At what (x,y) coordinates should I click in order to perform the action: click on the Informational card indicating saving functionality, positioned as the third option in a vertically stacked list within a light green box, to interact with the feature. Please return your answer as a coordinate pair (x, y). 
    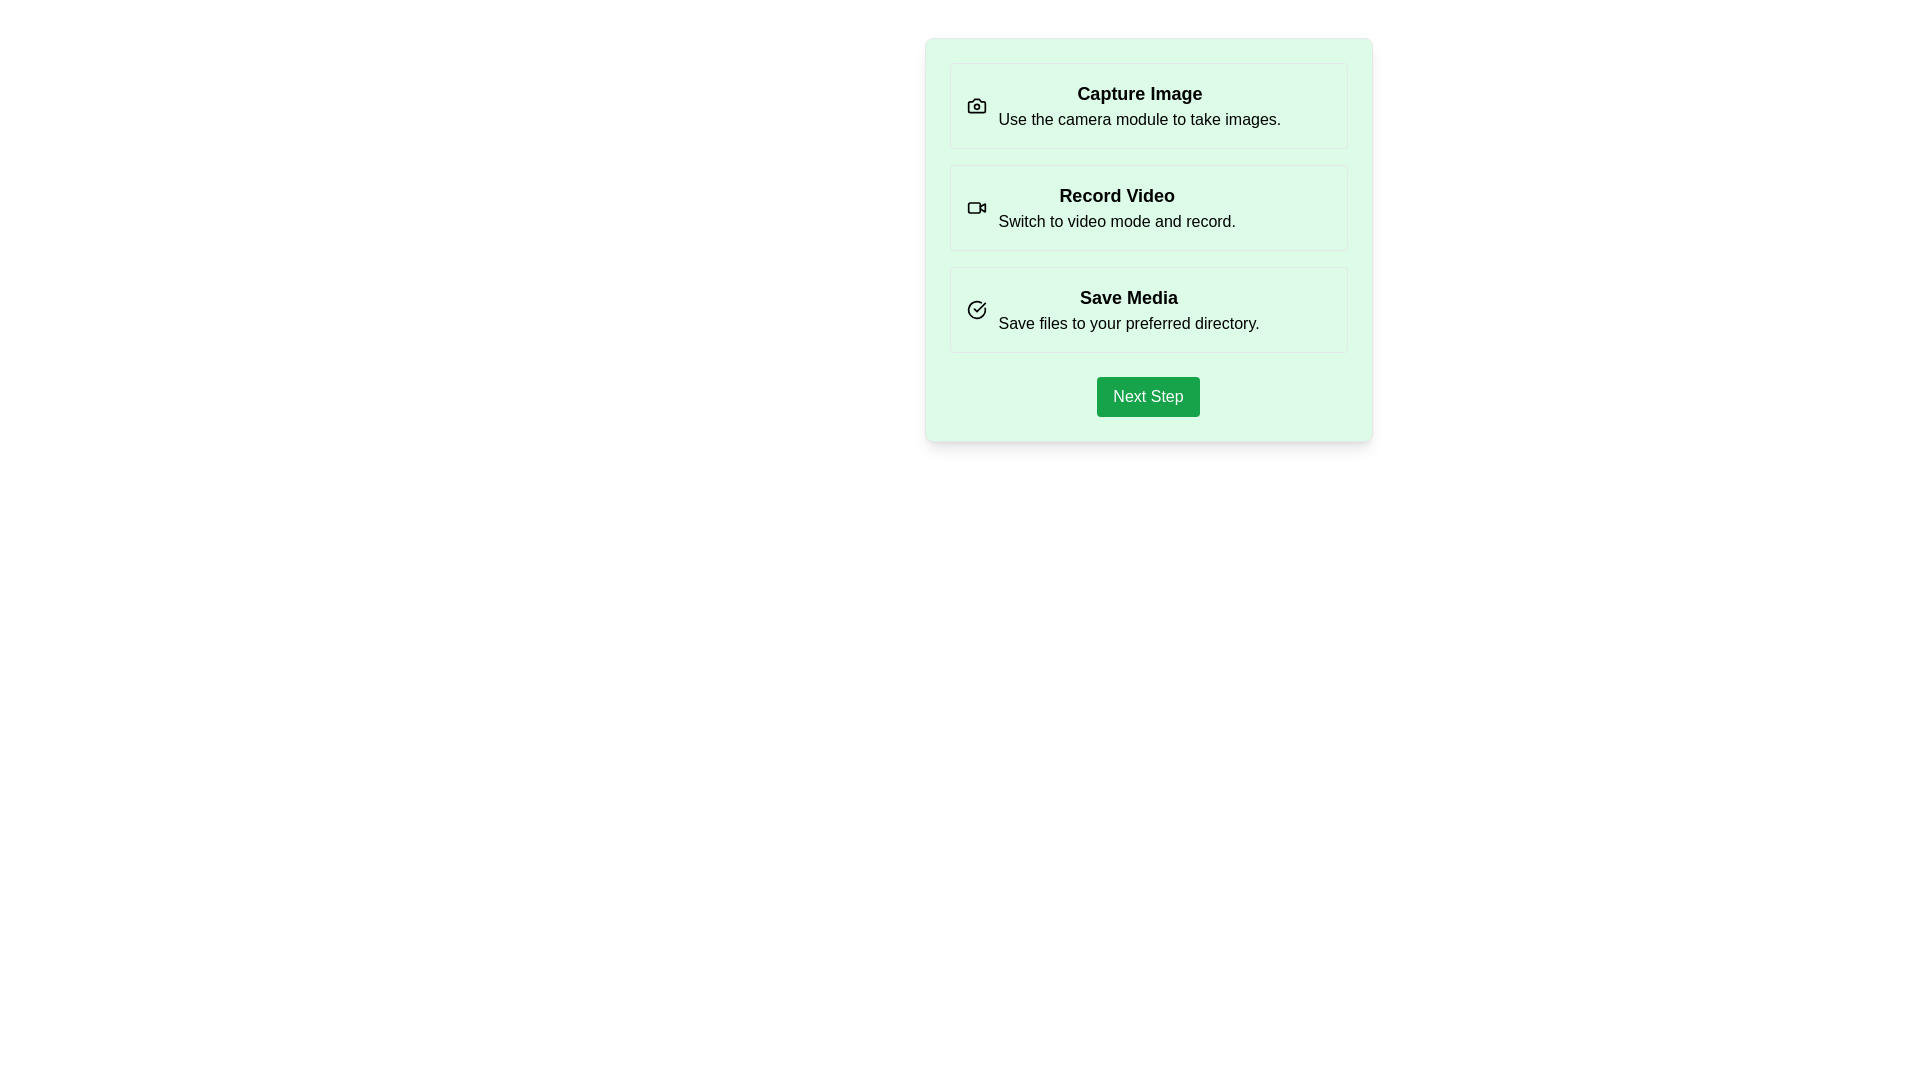
    Looking at the image, I should click on (1148, 309).